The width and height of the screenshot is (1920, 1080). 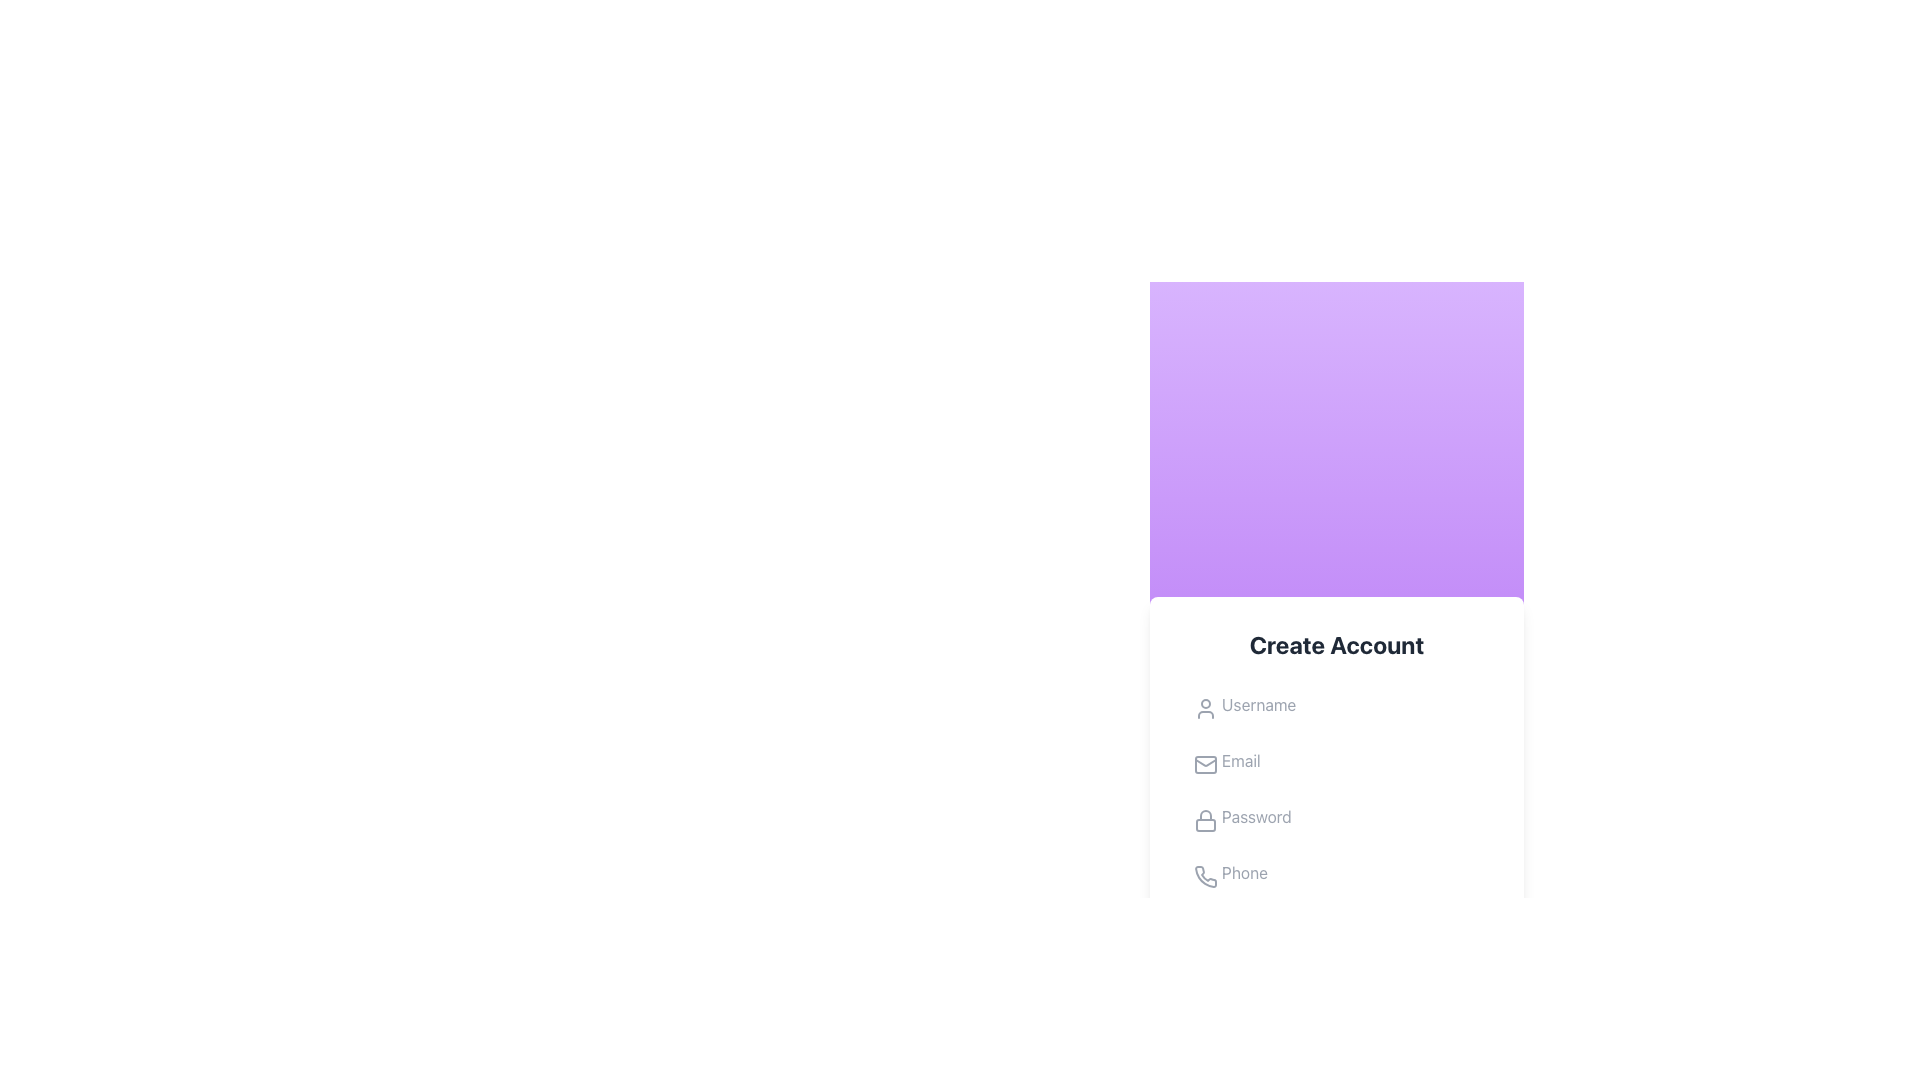 What do you see at coordinates (1205, 875) in the screenshot?
I see `the phone receiver icon in the 'Create Account' section, located between the 'Password' field and the phone number input field` at bounding box center [1205, 875].